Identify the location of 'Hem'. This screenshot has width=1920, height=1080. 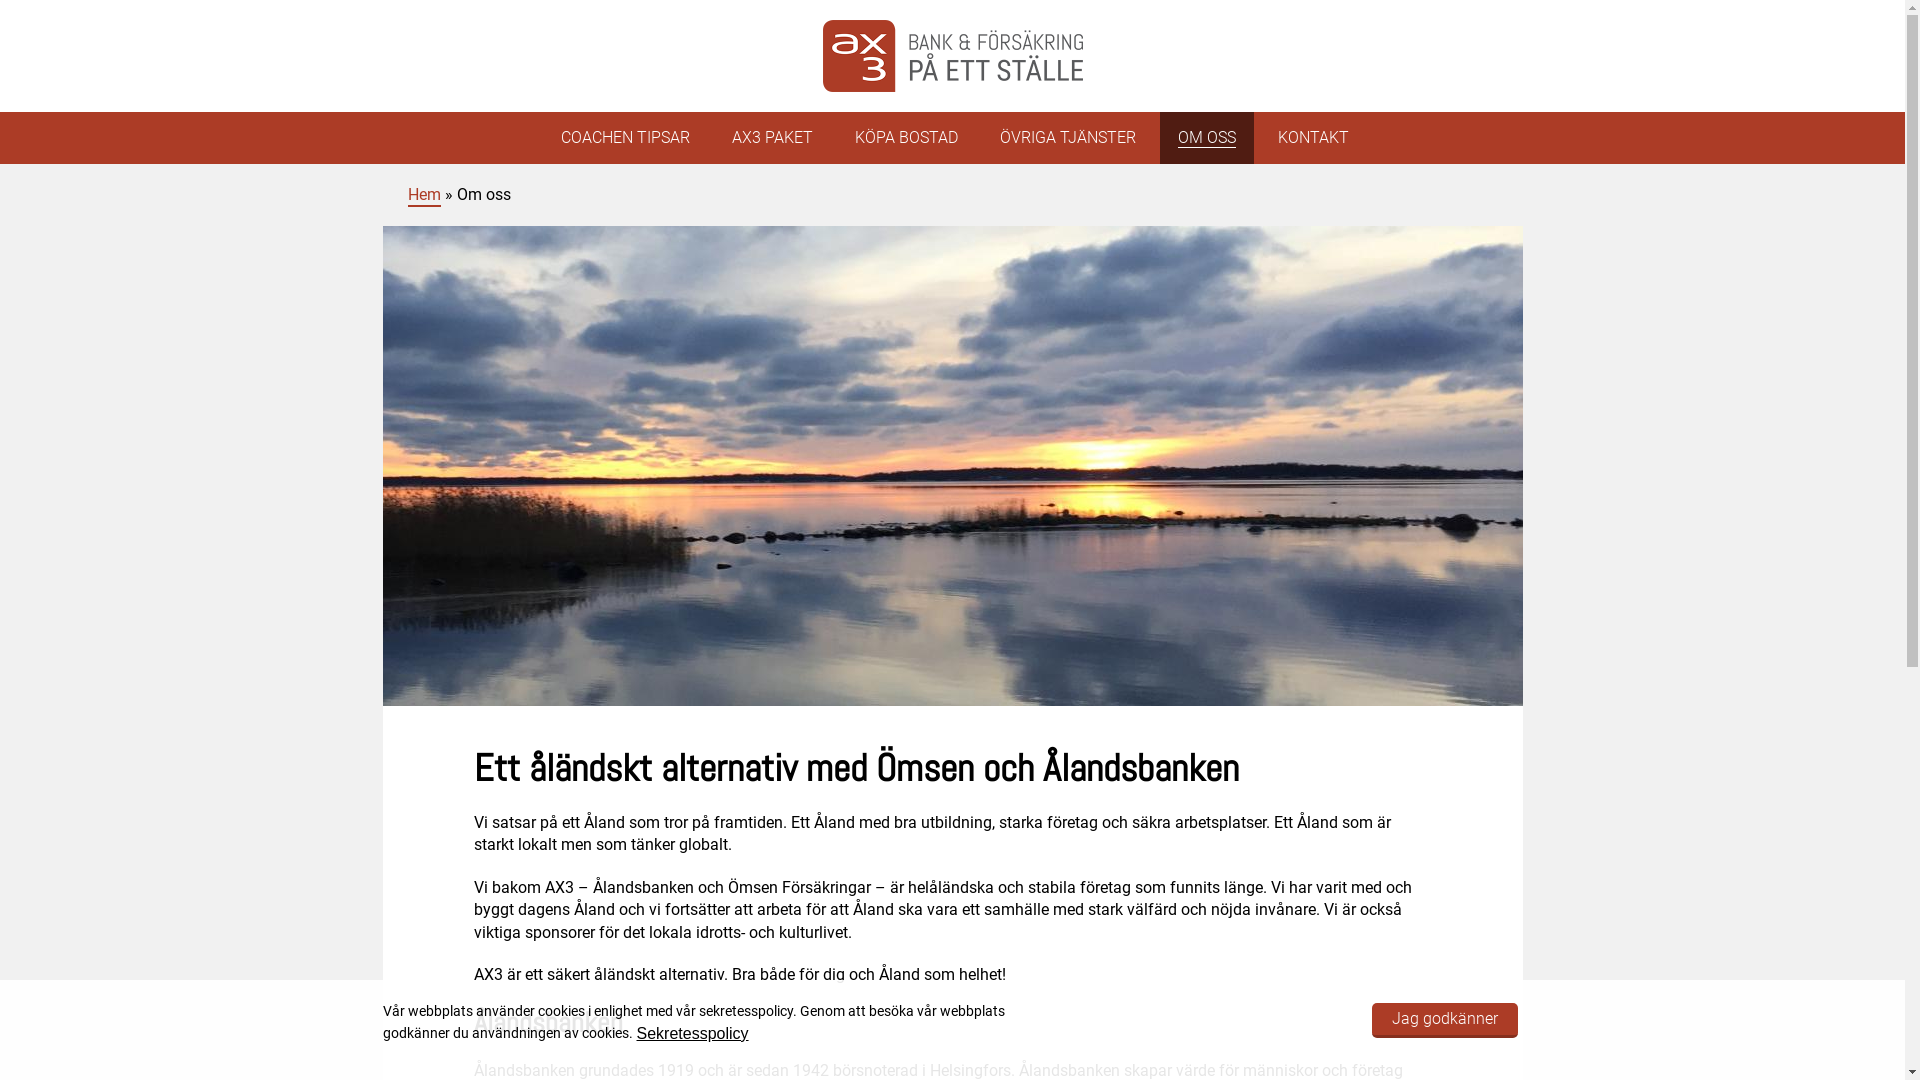
(423, 196).